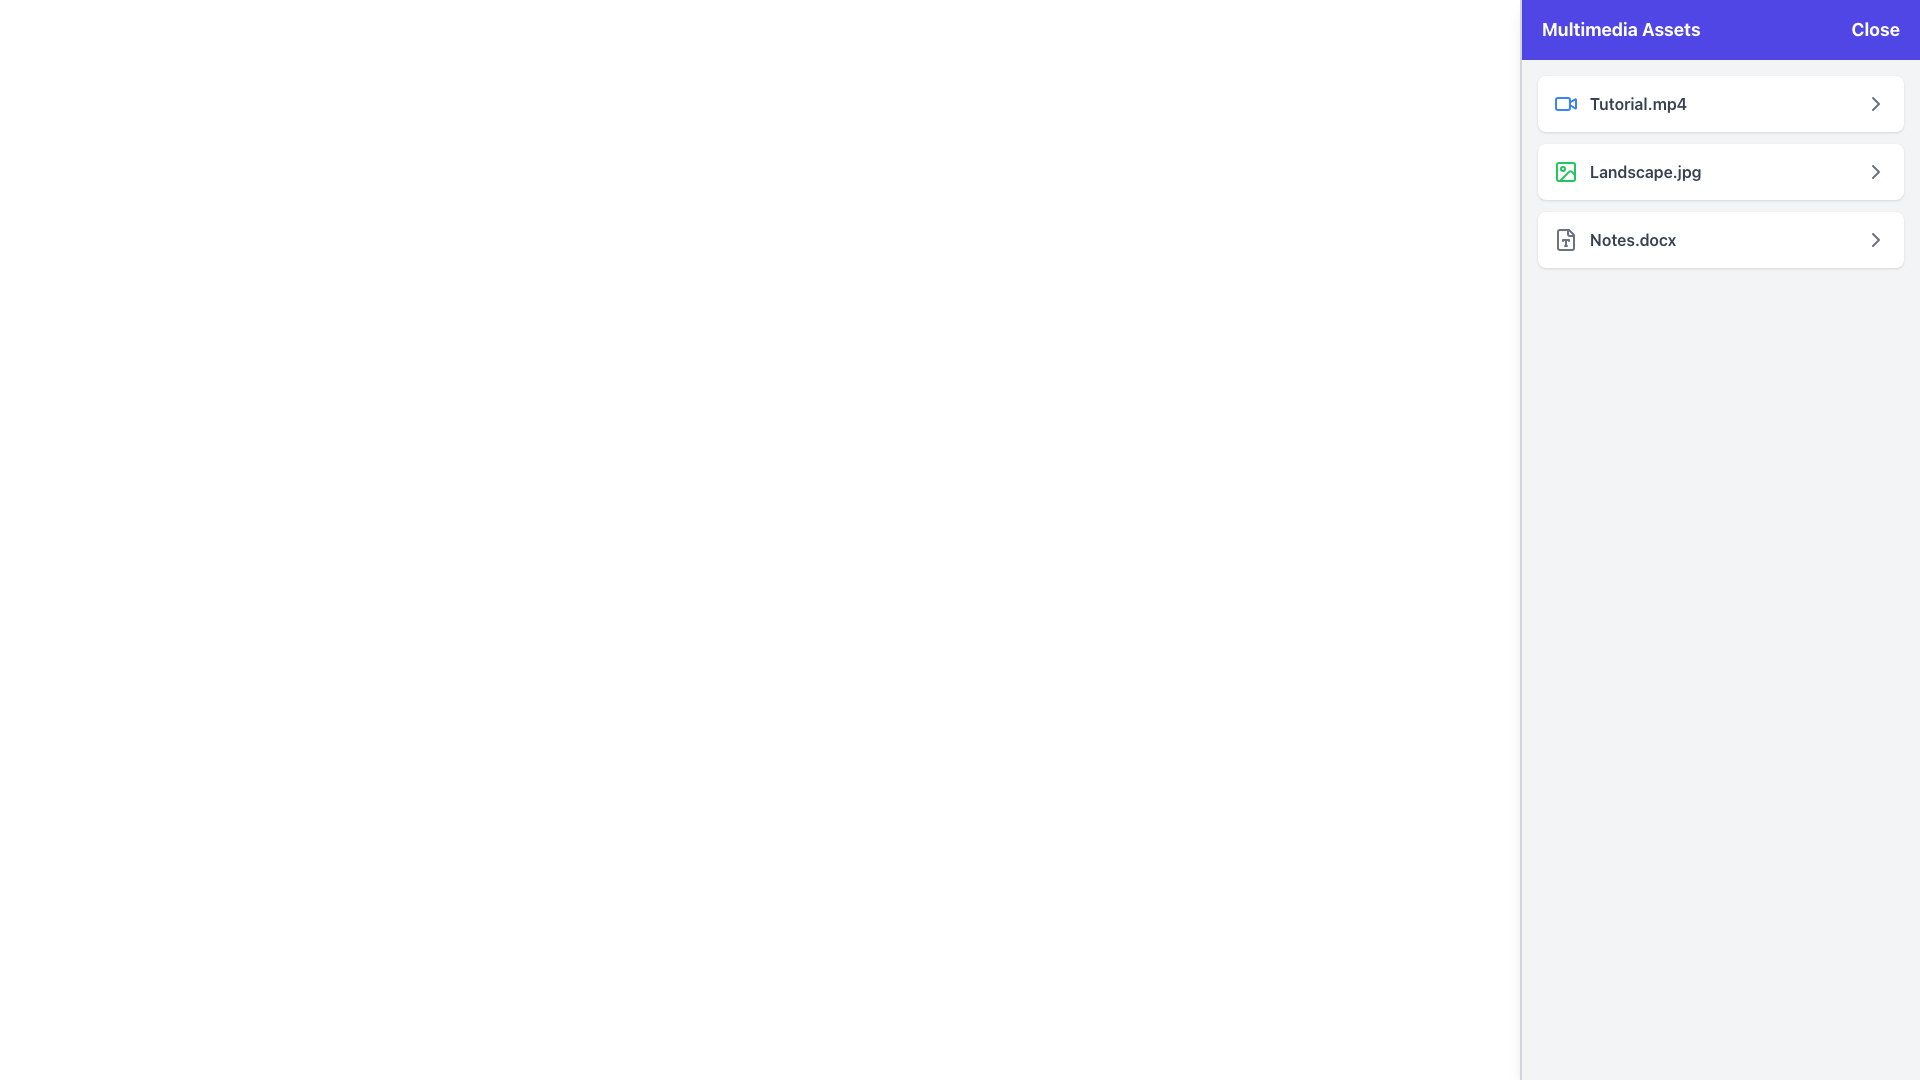 This screenshot has width=1920, height=1080. I want to click on the clickable list item for the file entry 'Landscape.jpg', which features a file type icon with a green outline and bold text in gray color, so click(1627, 171).